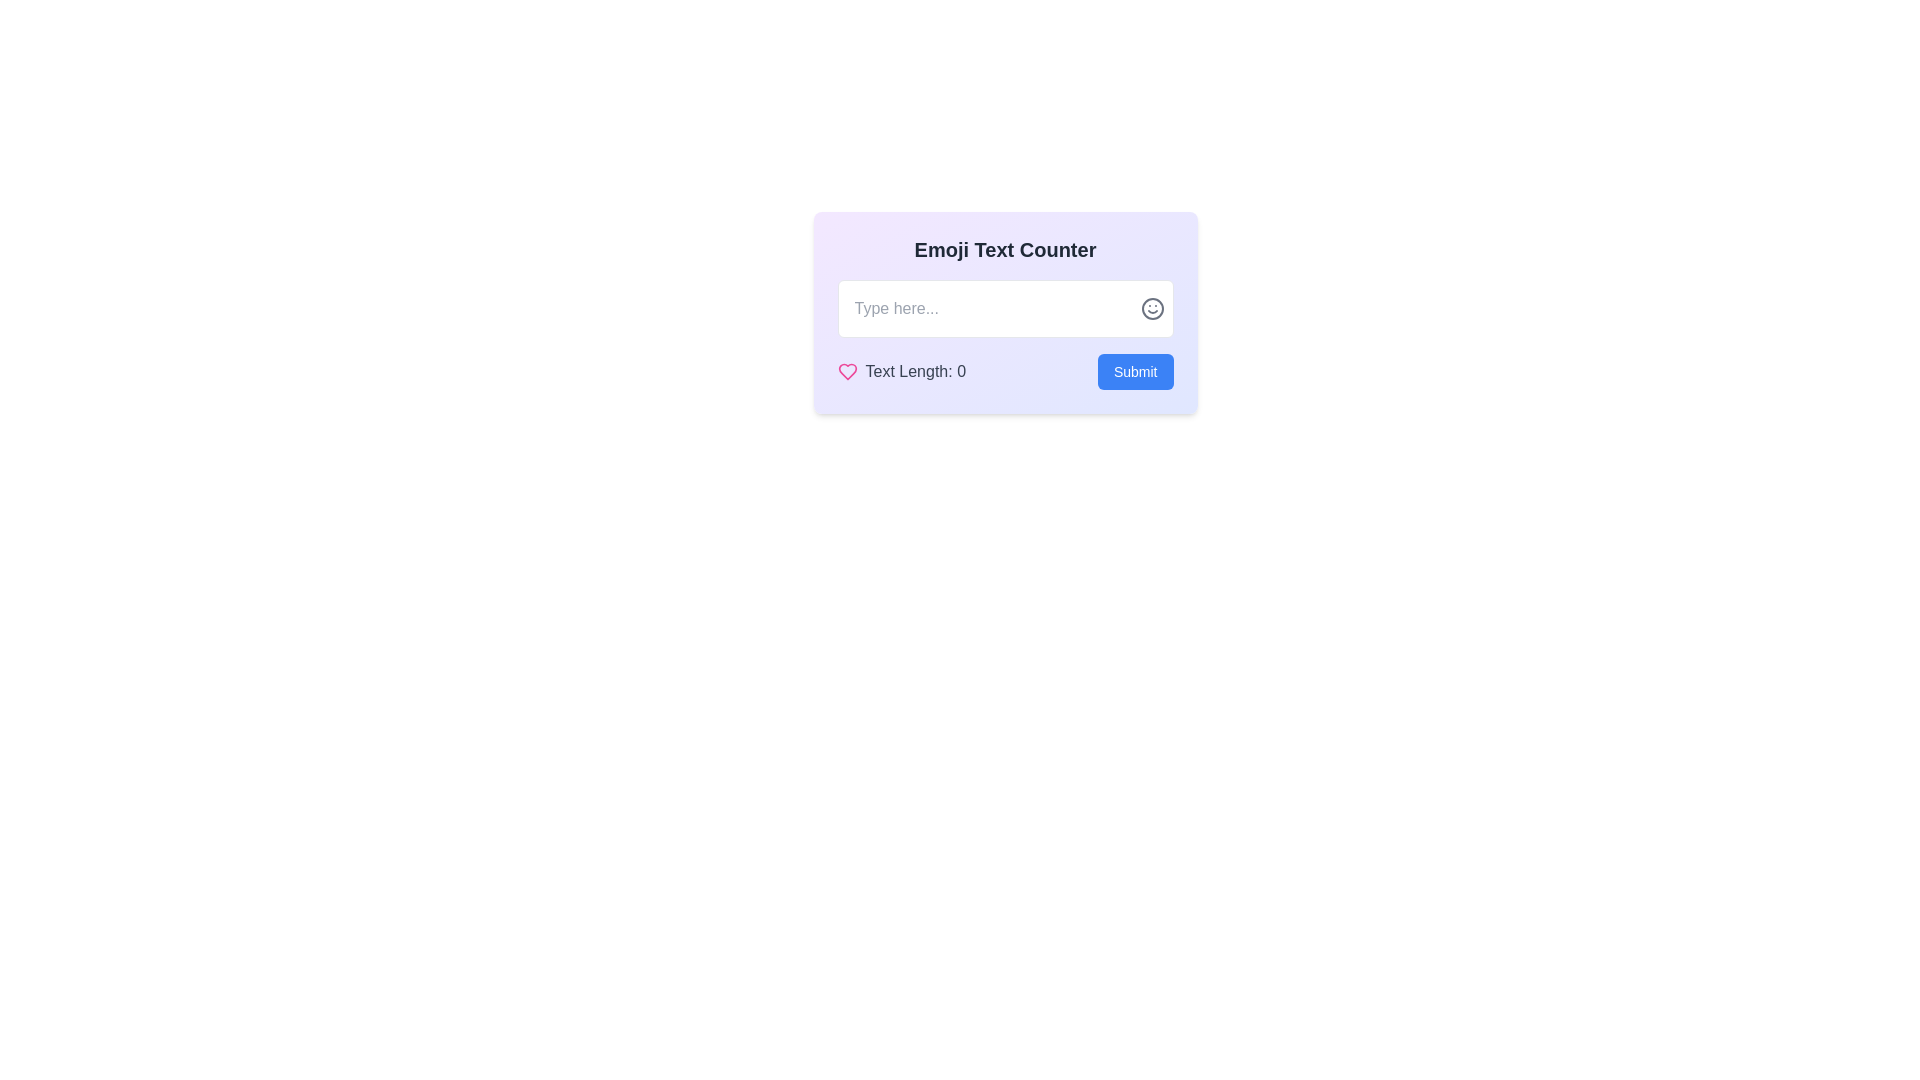  Describe the element at coordinates (1005, 312) in the screenshot. I see `structure of the input field within the purple gradient card titled 'Emoji Text Counter', located in the center of the card, below the title and above the footer elements` at that location.